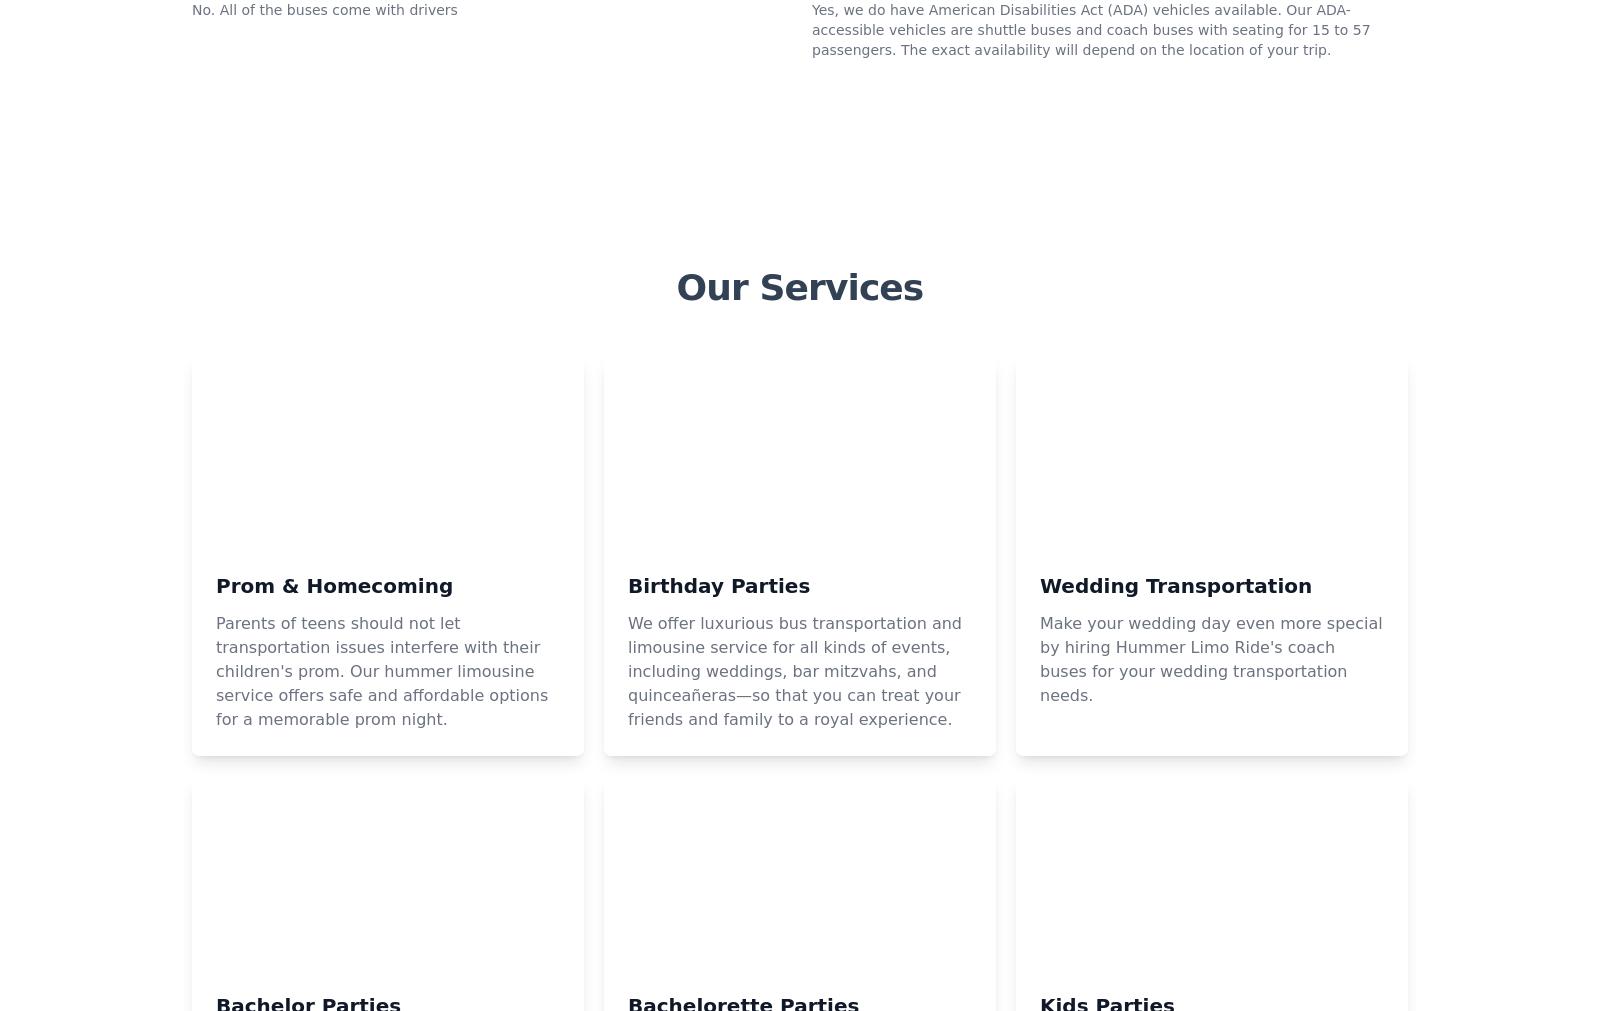 This screenshot has height=1011, width=1600. What do you see at coordinates (1176, 851) in the screenshot?
I see `'Wedding Transportation'` at bounding box center [1176, 851].